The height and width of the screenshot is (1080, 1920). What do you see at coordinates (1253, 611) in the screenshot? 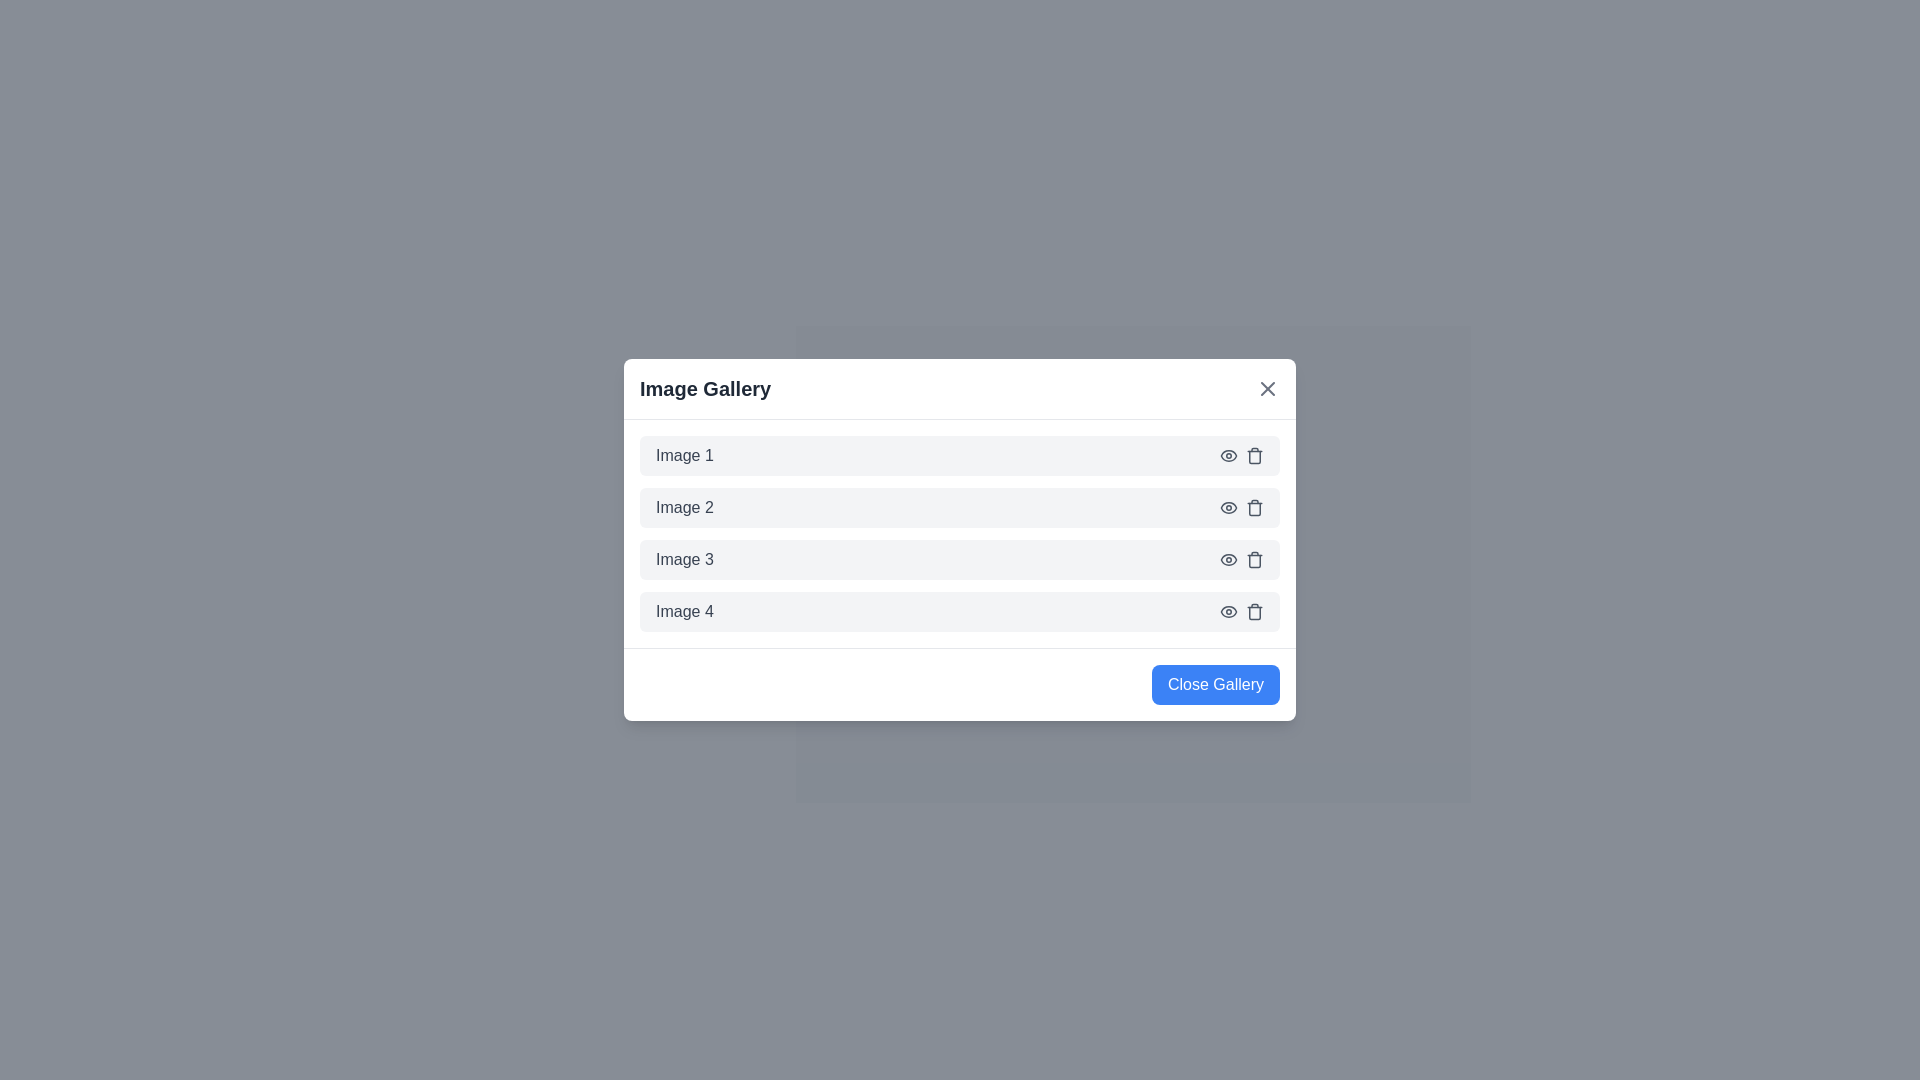
I see `the trash icon button with a gray outline located to the right of the eye icon for 'Image 4' in the image gallery` at bounding box center [1253, 611].